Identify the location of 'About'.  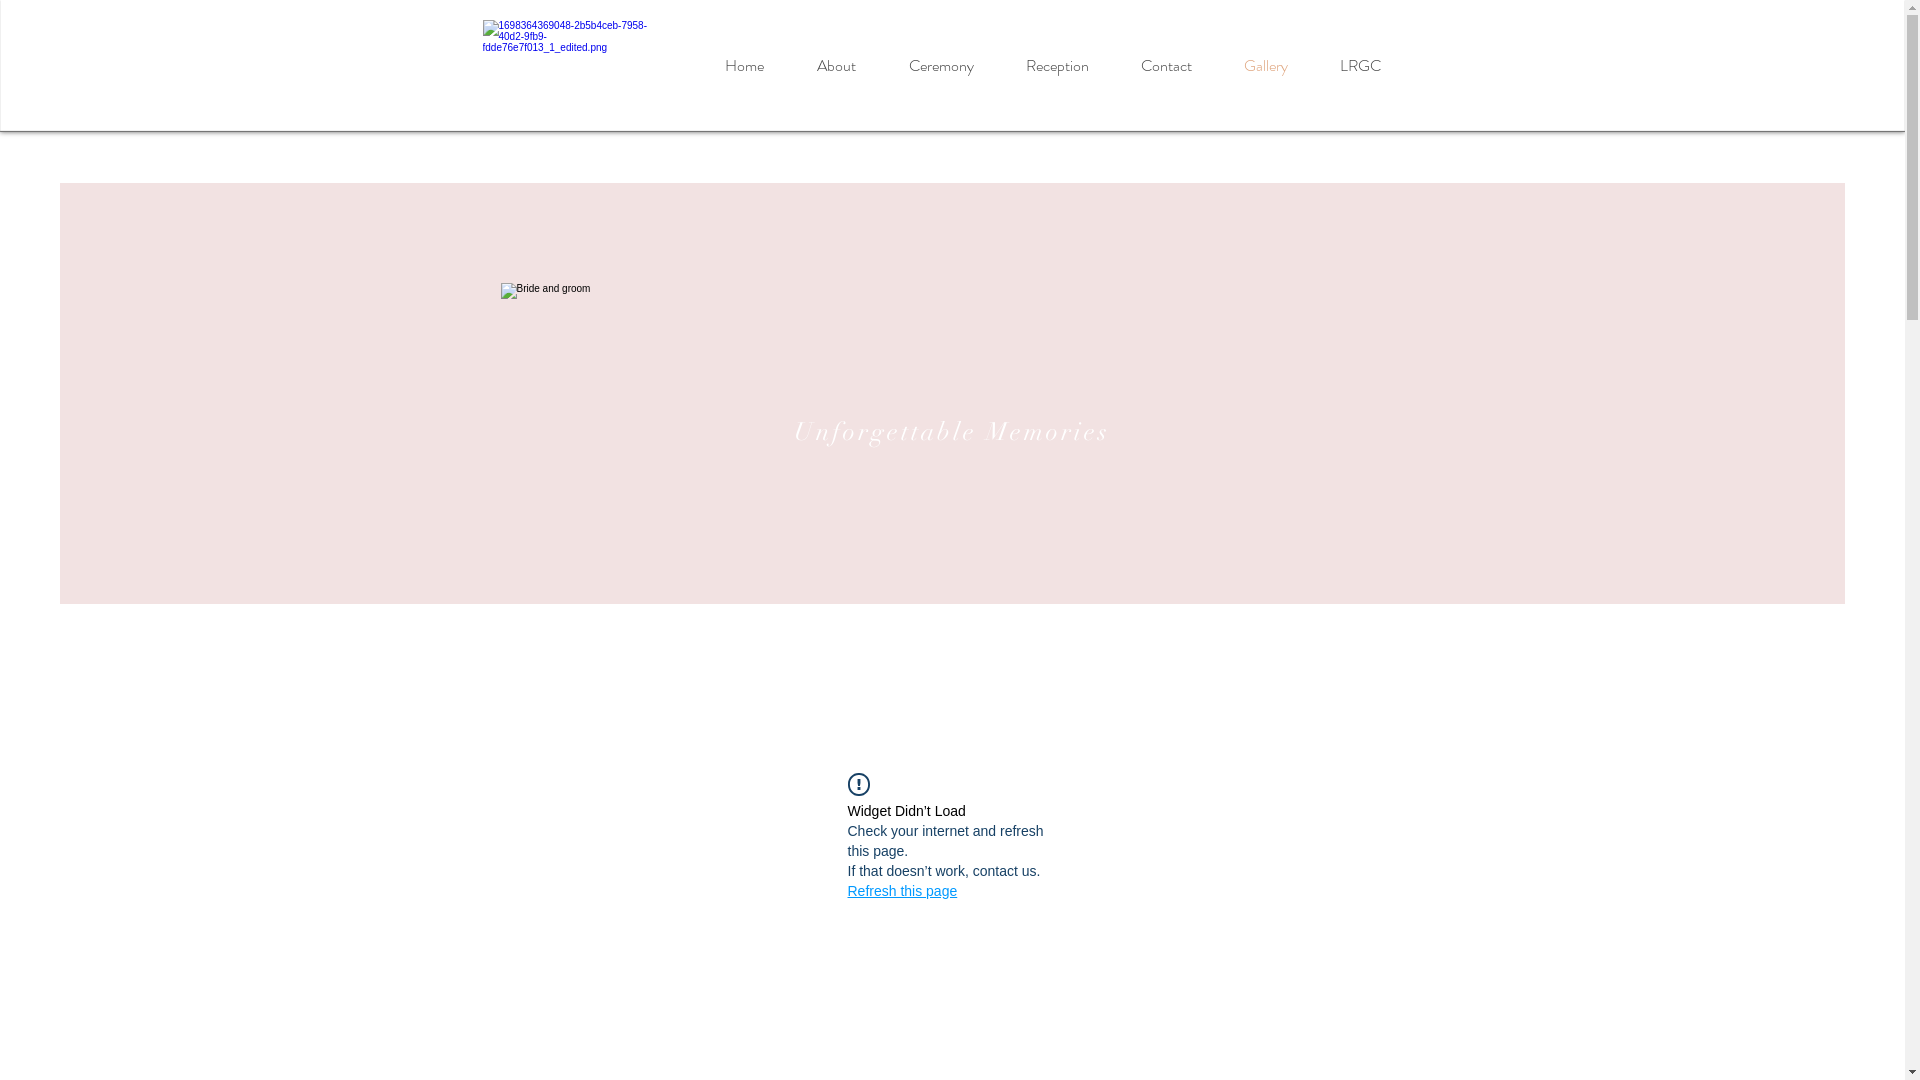
(835, 64).